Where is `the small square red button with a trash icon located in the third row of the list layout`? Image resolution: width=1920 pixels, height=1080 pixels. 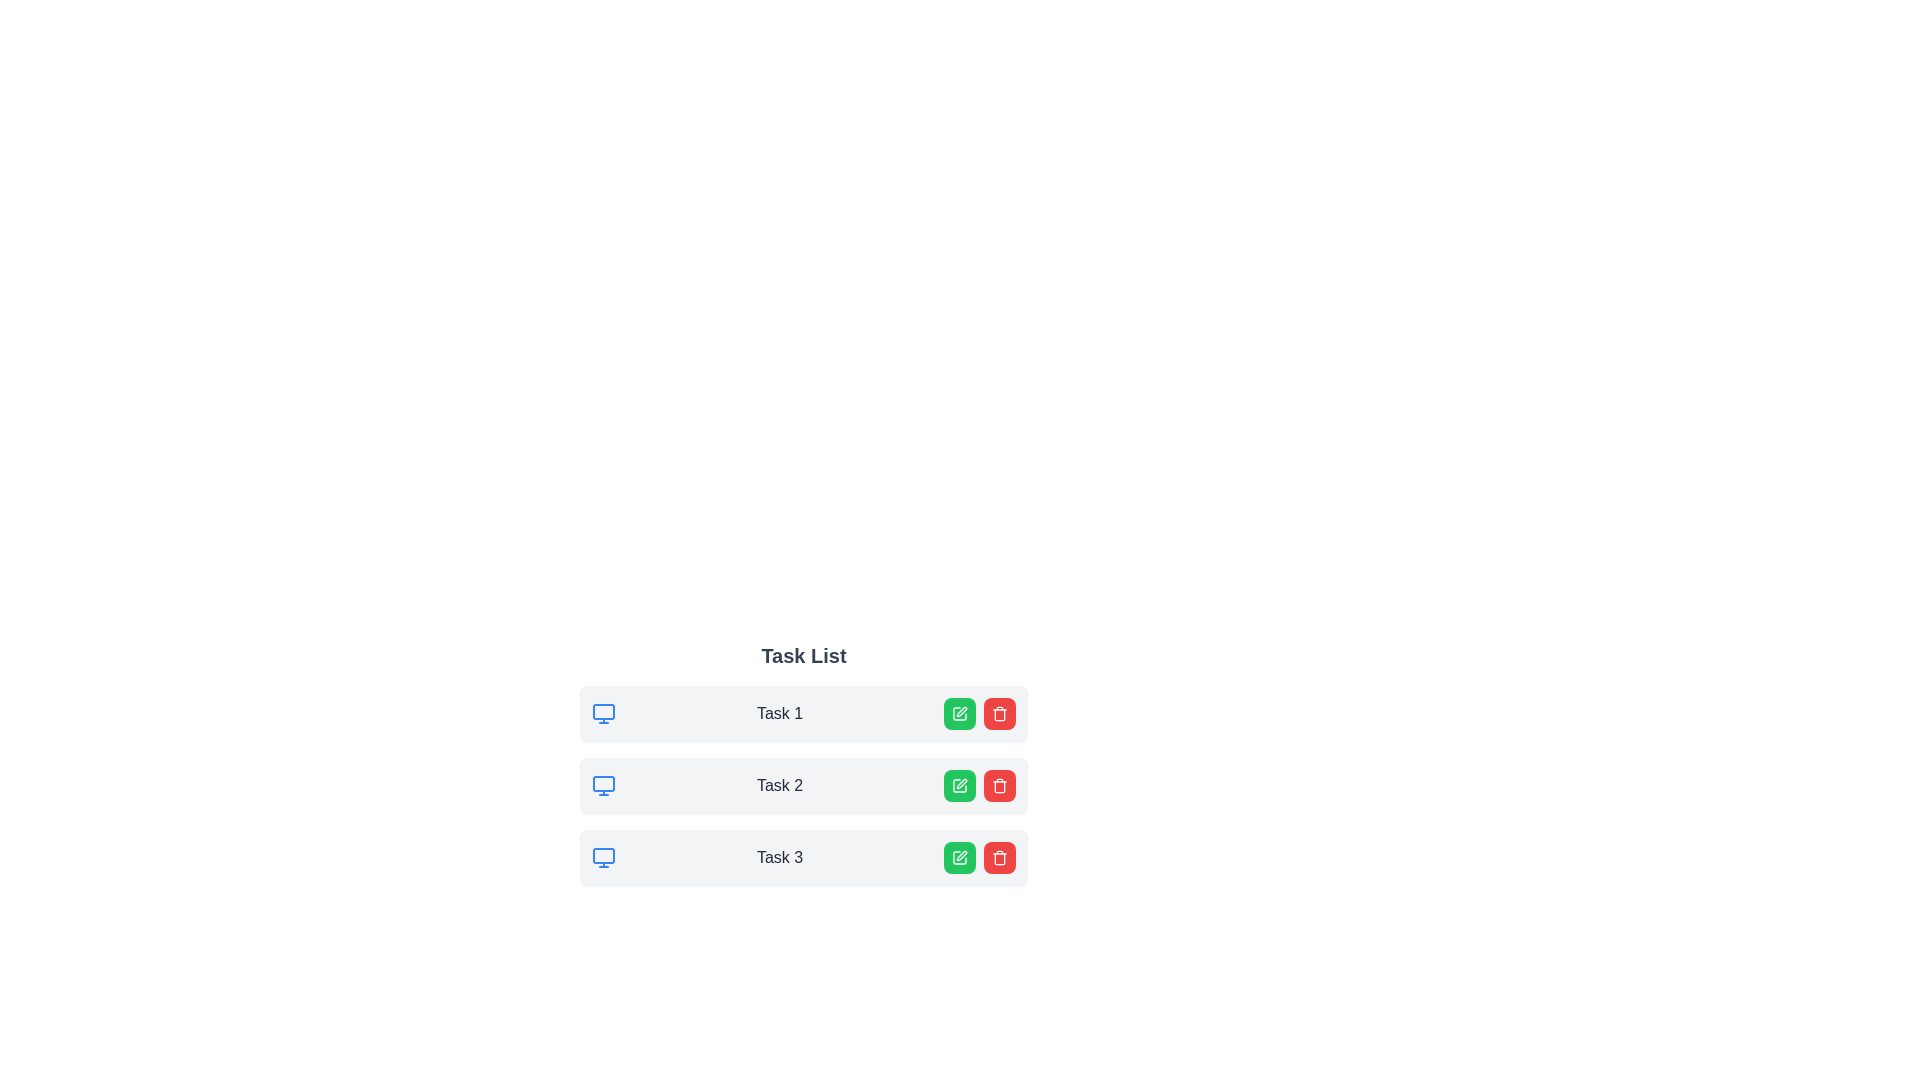 the small square red button with a trash icon located in the third row of the list layout is located at coordinates (999, 856).